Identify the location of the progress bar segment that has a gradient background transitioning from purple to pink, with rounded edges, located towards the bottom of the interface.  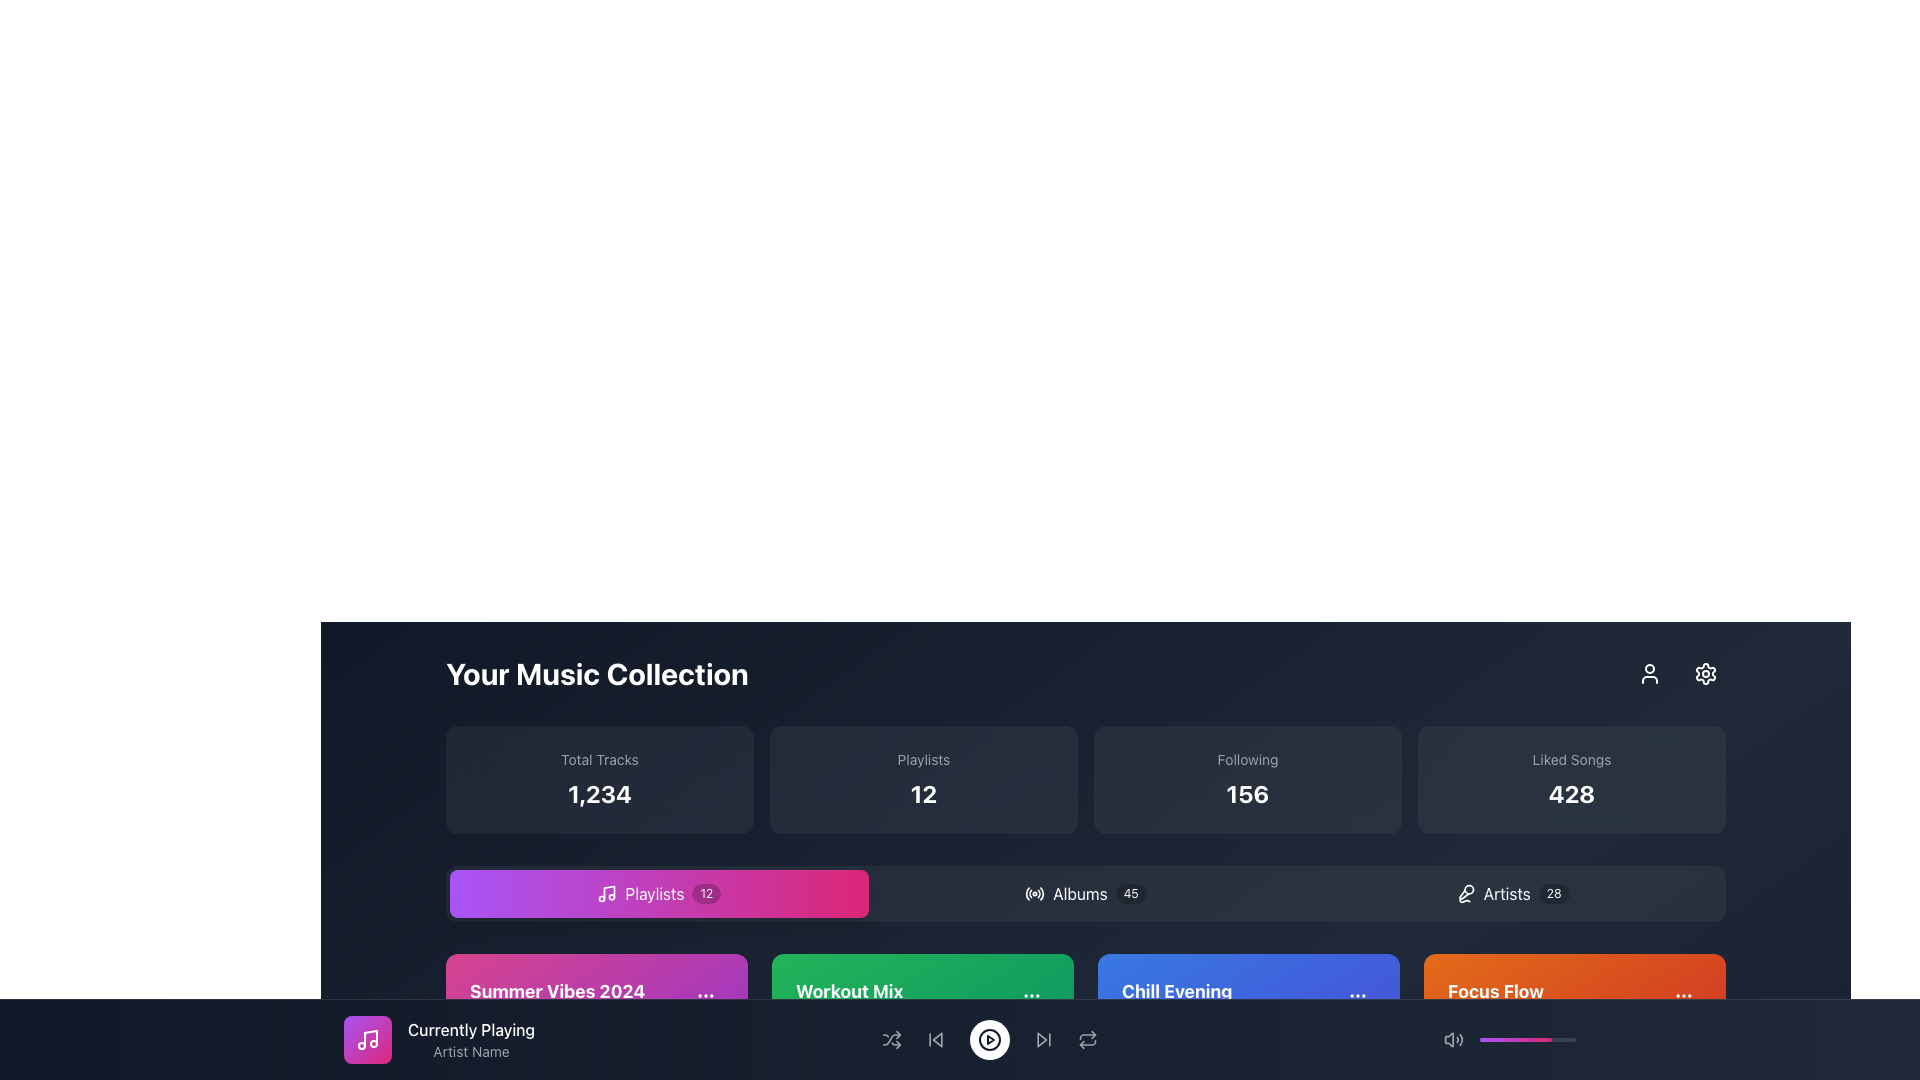
(1516, 1039).